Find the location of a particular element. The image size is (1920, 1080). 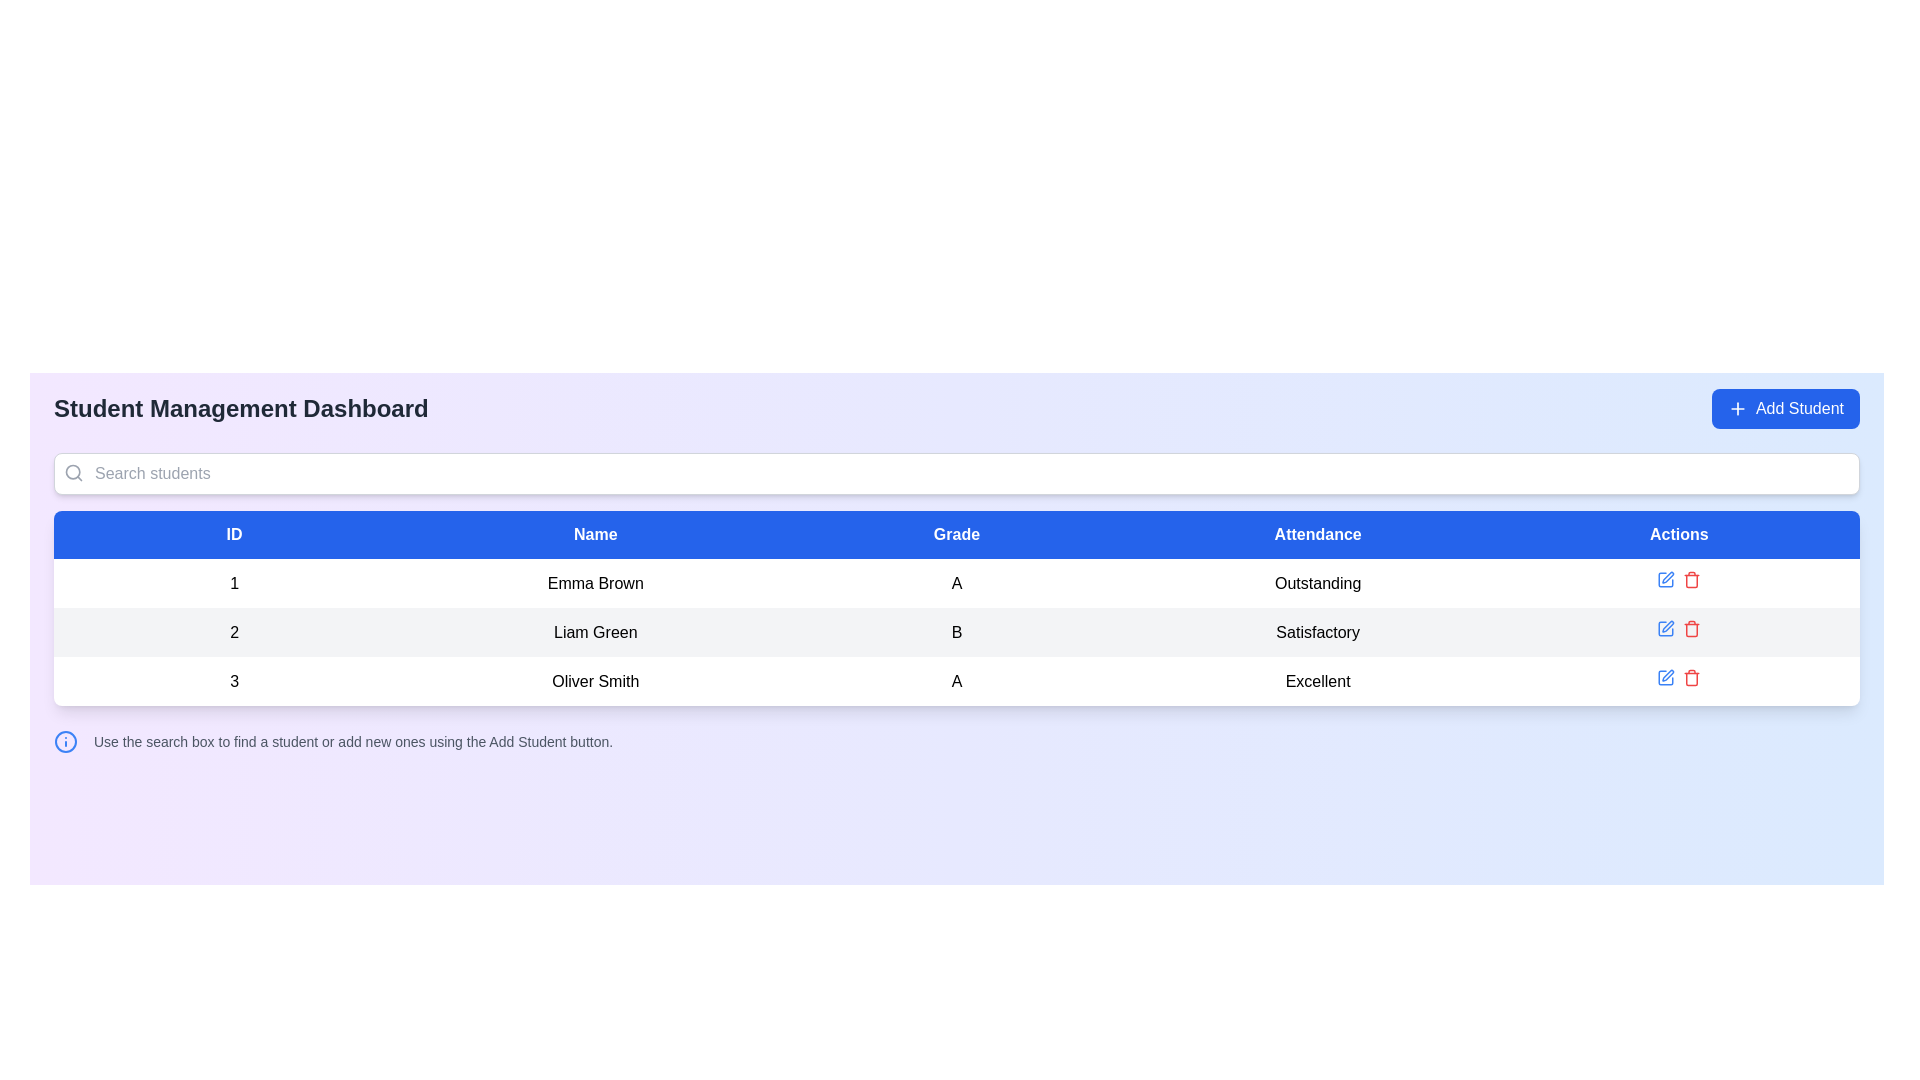

numerical identifier text located in the first column of the table under the header 'ID' is located at coordinates (234, 583).